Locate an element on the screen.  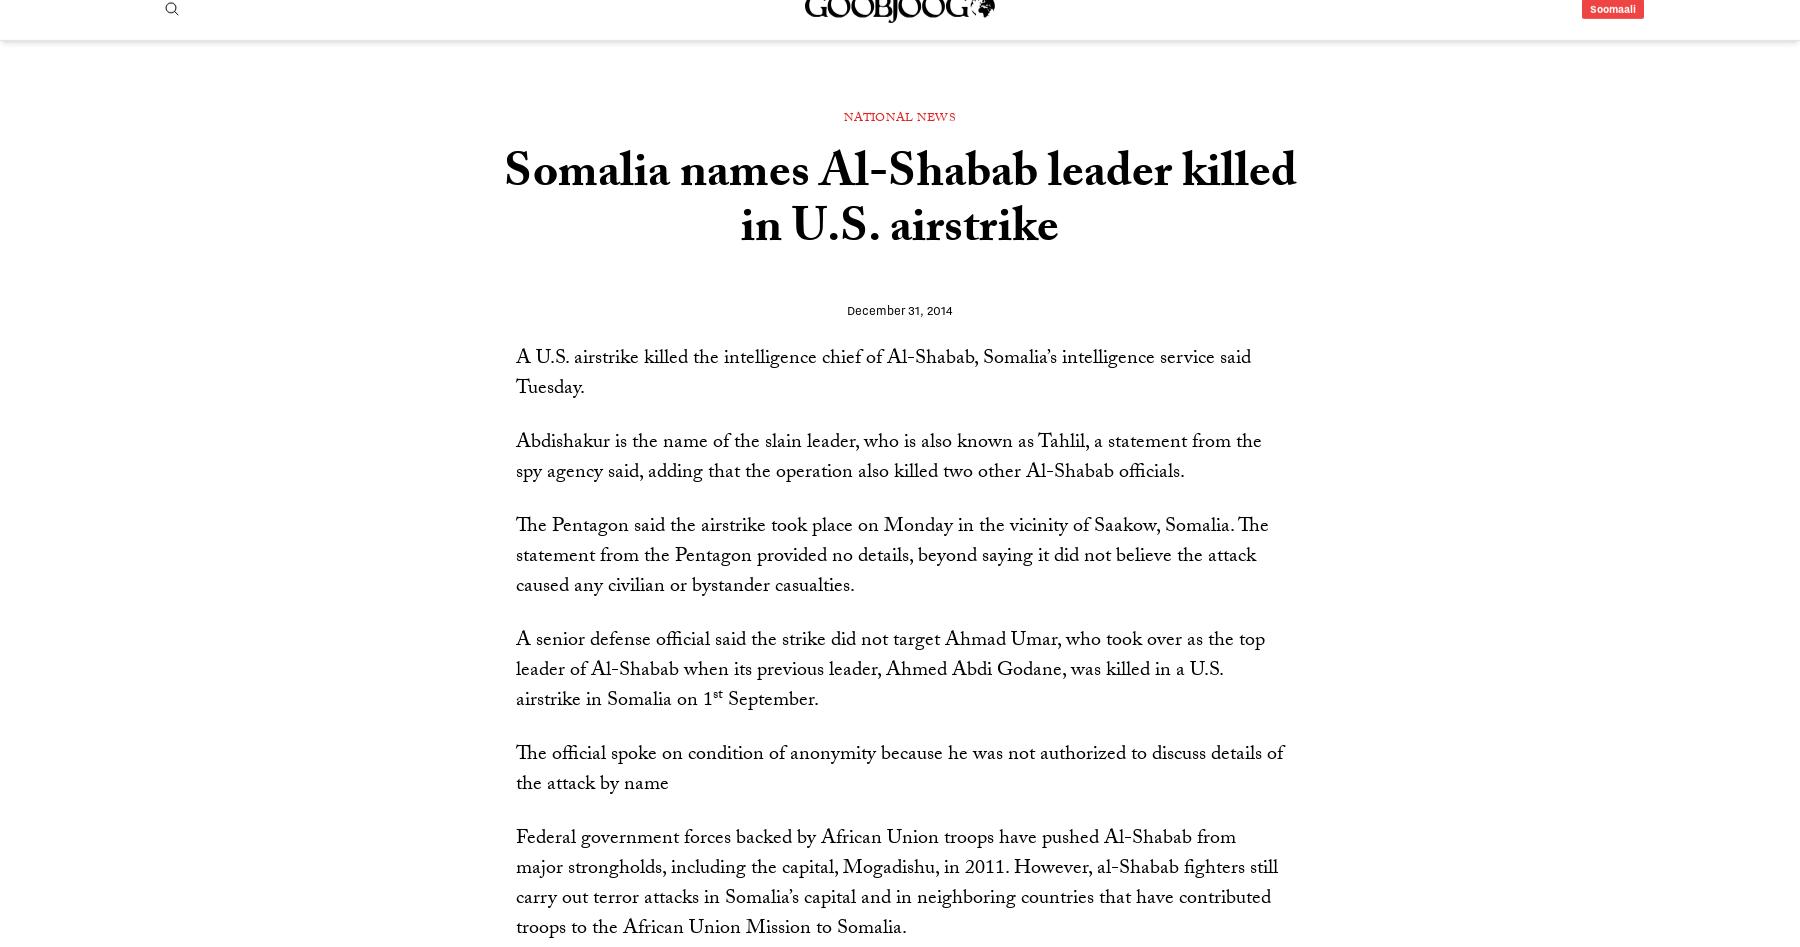
'A U.S. airstrike killed the intelligence chief of Al-Shabab, Somalia’s intelligence service said Tuesday.' is located at coordinates (883, 430).